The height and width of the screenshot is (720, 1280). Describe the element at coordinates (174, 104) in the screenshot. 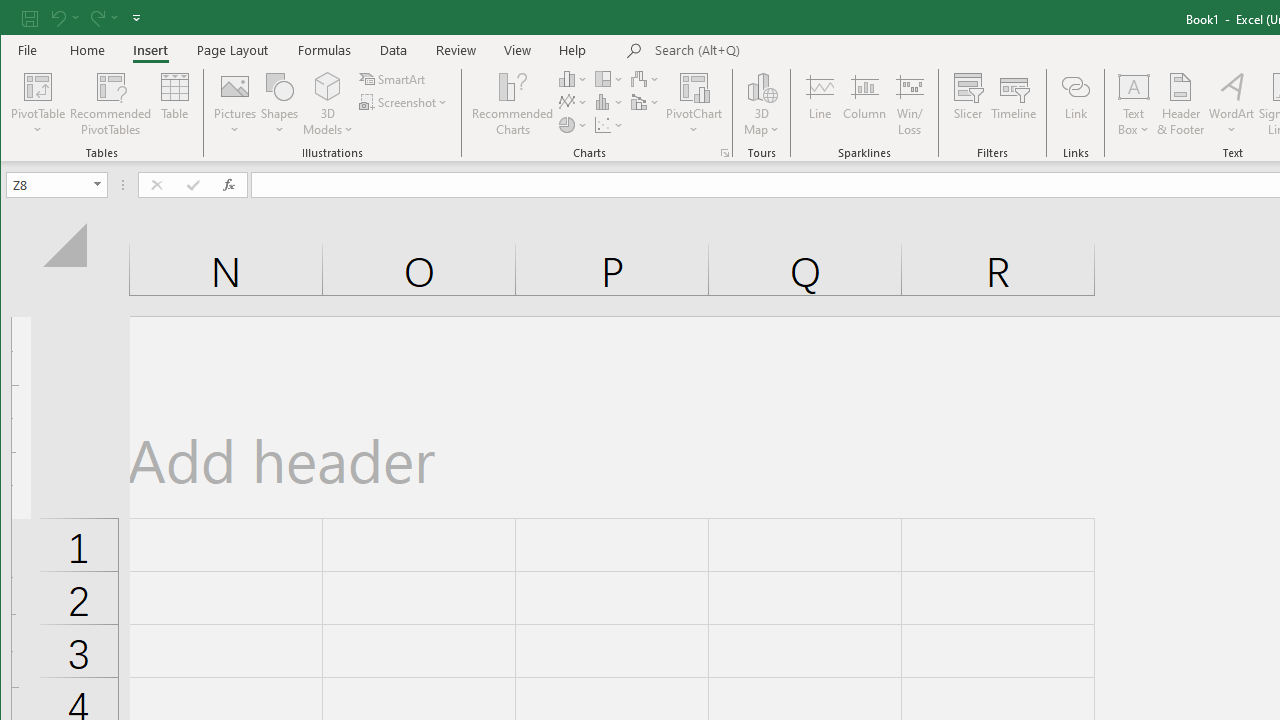

I see `'Table'` at that location.